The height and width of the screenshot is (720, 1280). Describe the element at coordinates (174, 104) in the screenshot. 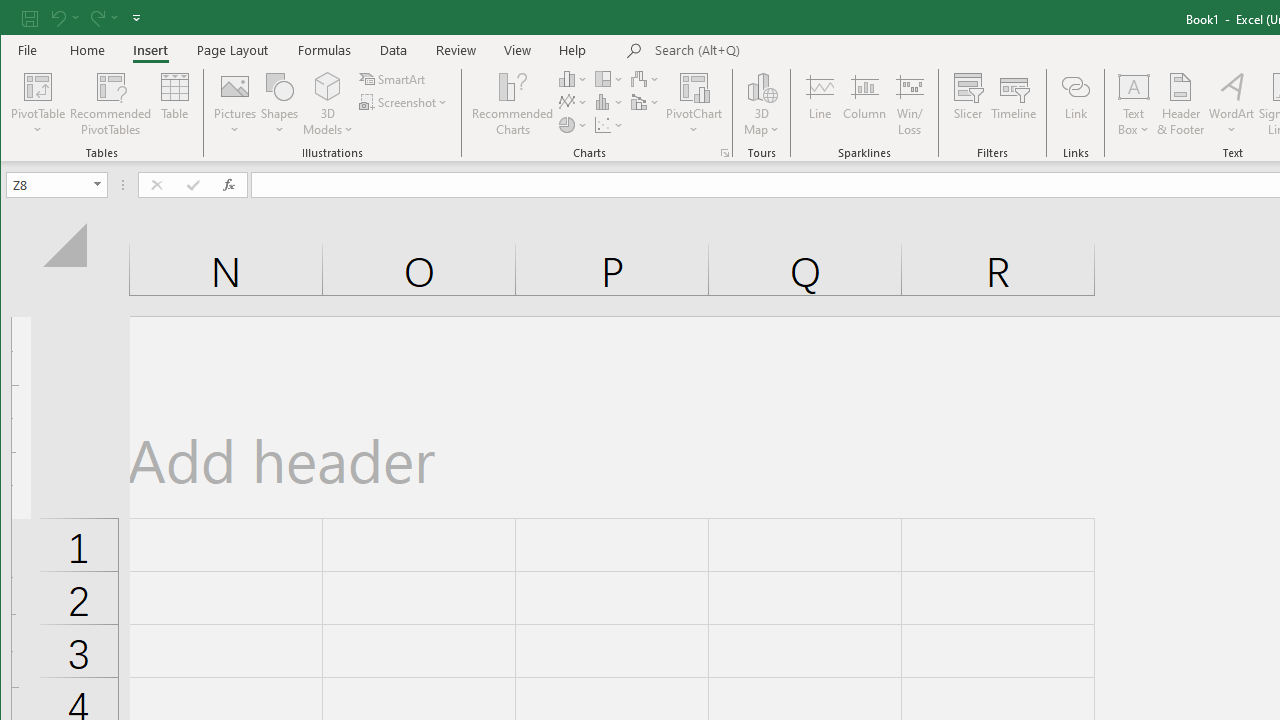

I see `'Table'` at that location.